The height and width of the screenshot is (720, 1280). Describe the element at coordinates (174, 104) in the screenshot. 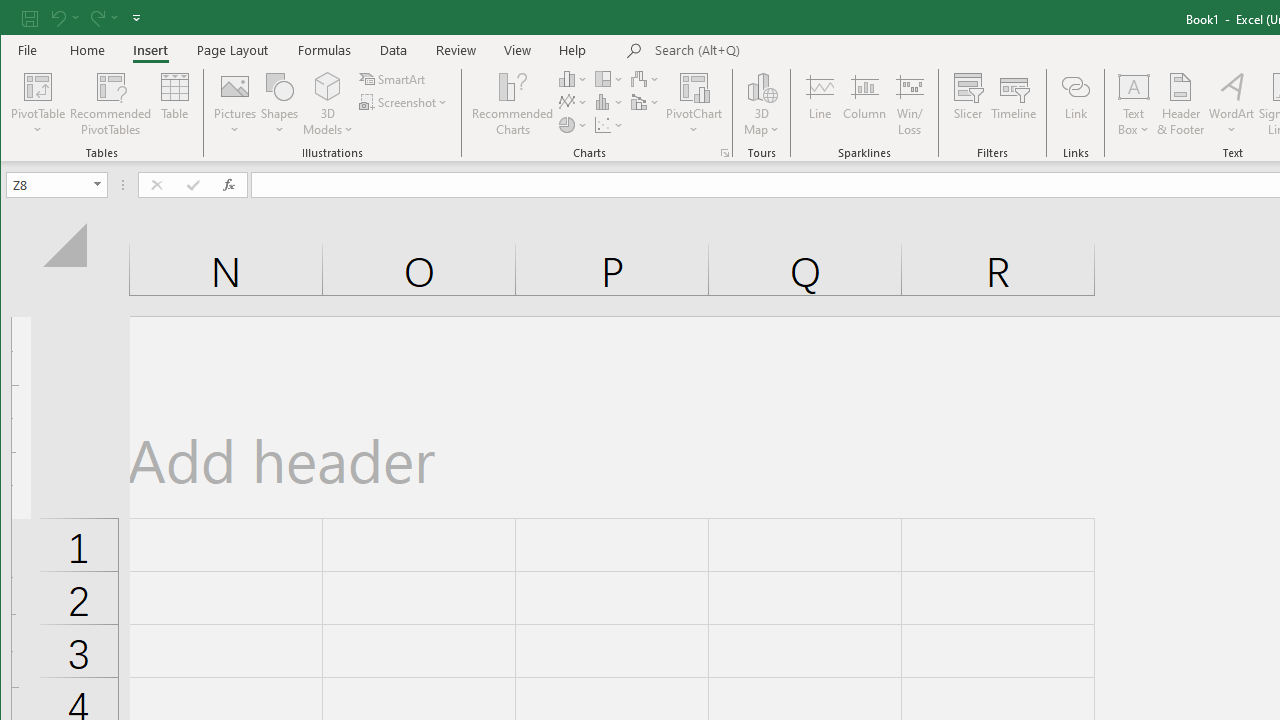

I see `'Table'` at that location.